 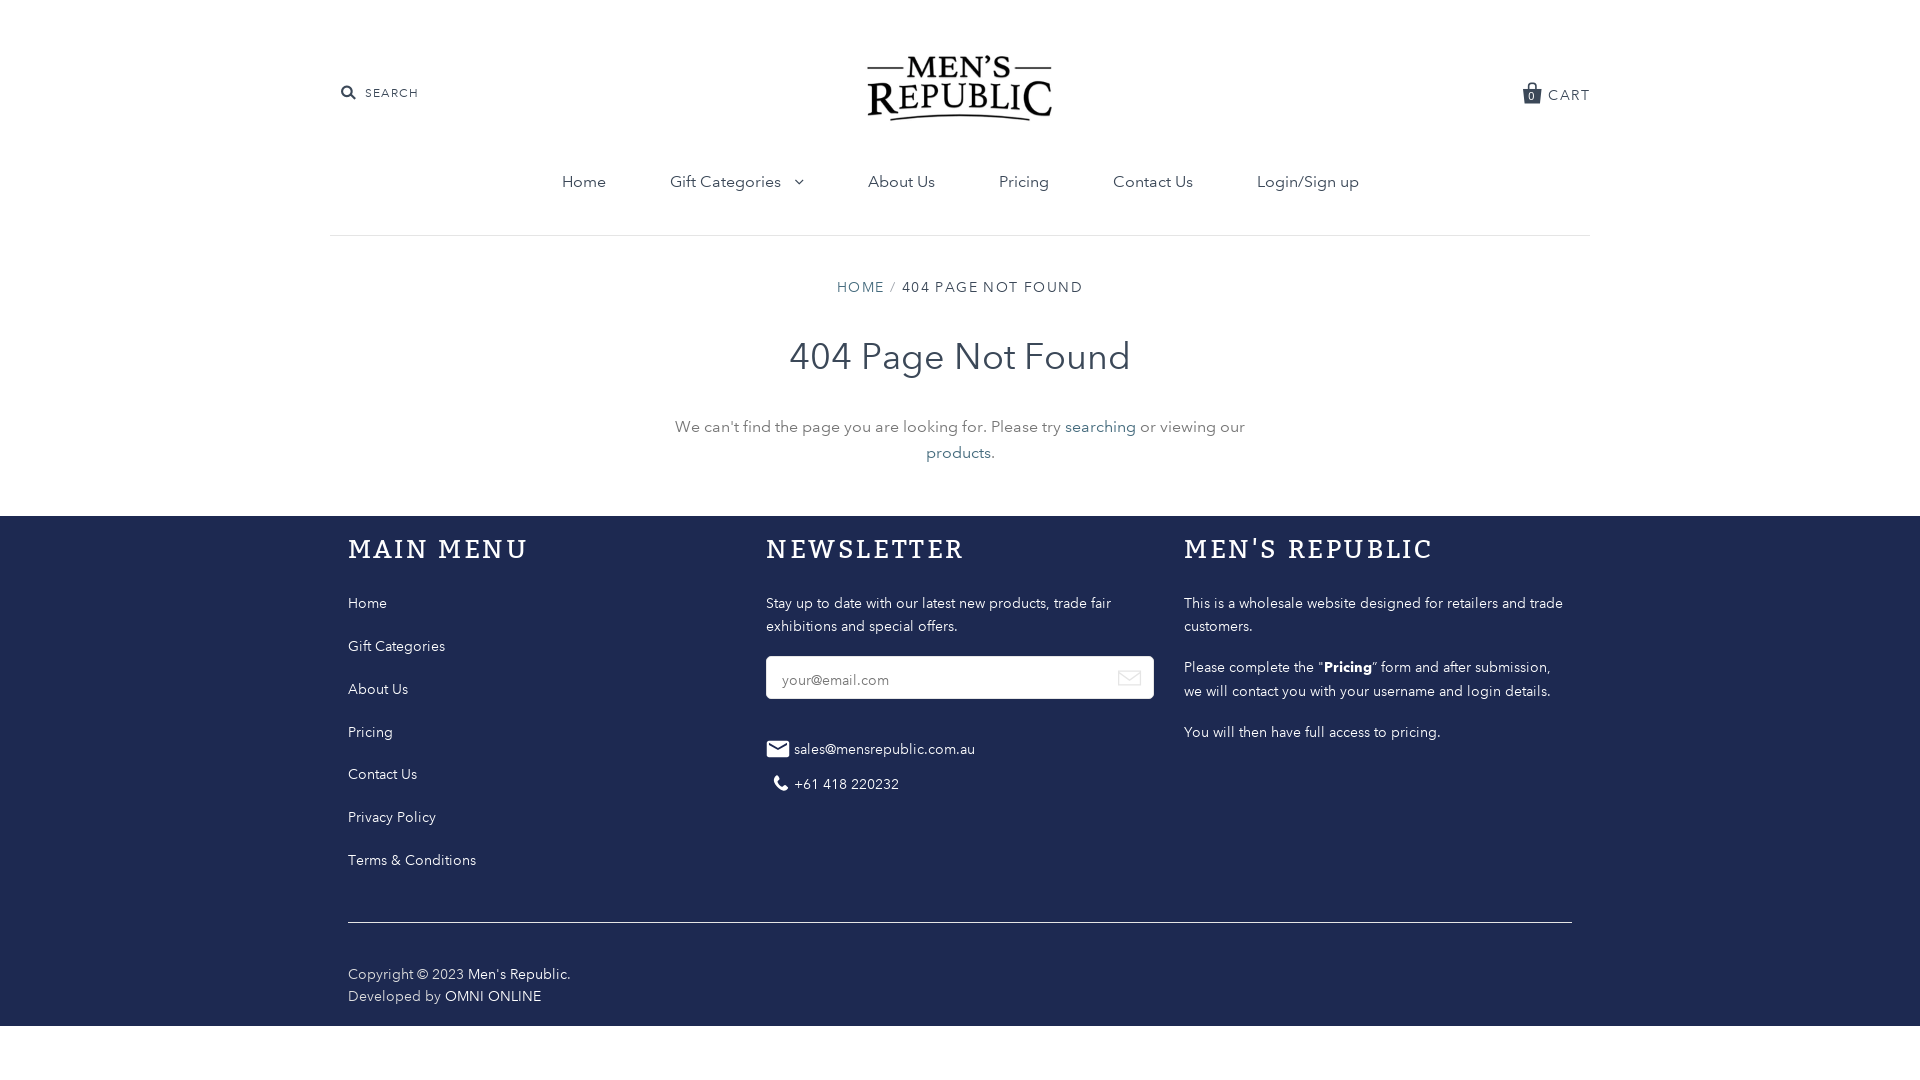 What do you see at coordinates (968, 181) in the screenshot?
I see `'Pricing'` at bounding box center [968, 181].